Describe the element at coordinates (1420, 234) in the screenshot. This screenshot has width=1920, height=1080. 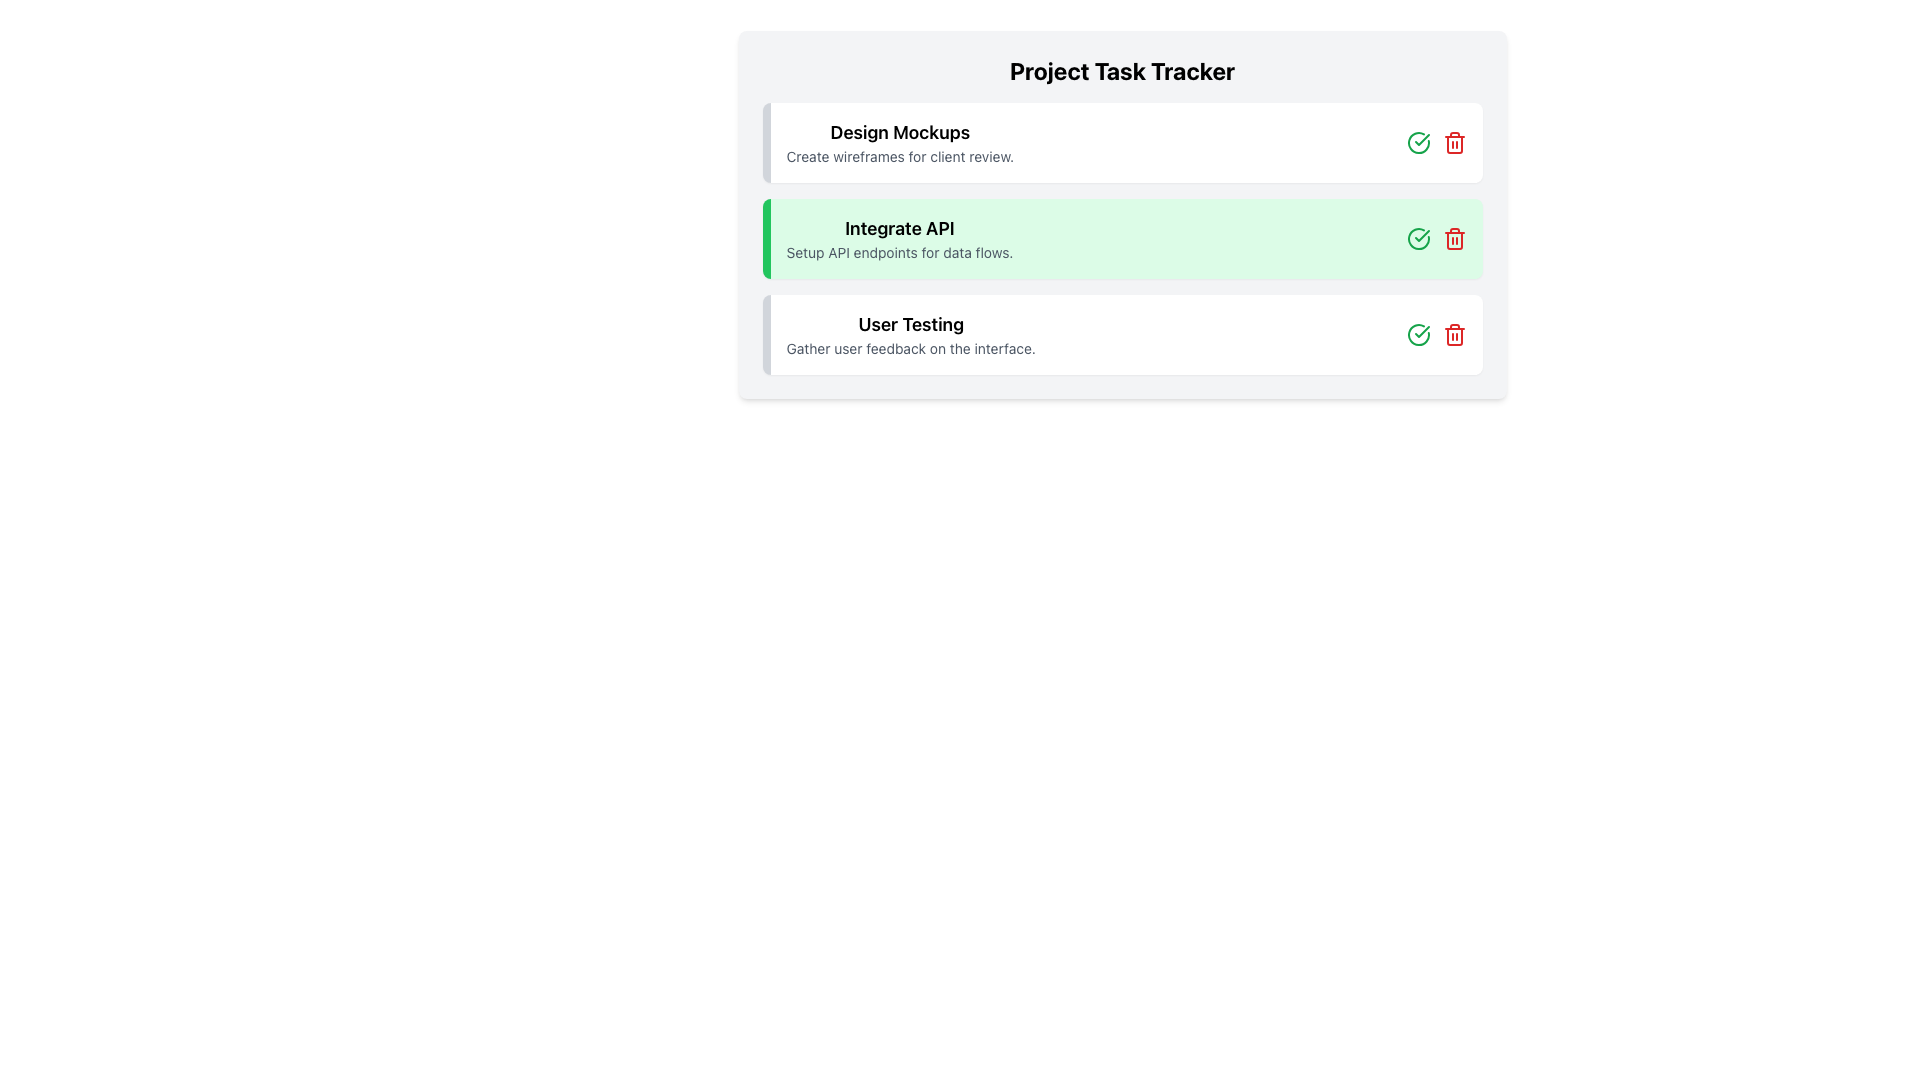
I see `the green checkmark icon within the circular shape that indicates a completed task, located to the right of the 'Integrate API' task title in the 'Project Task Tracker' application` at that location.